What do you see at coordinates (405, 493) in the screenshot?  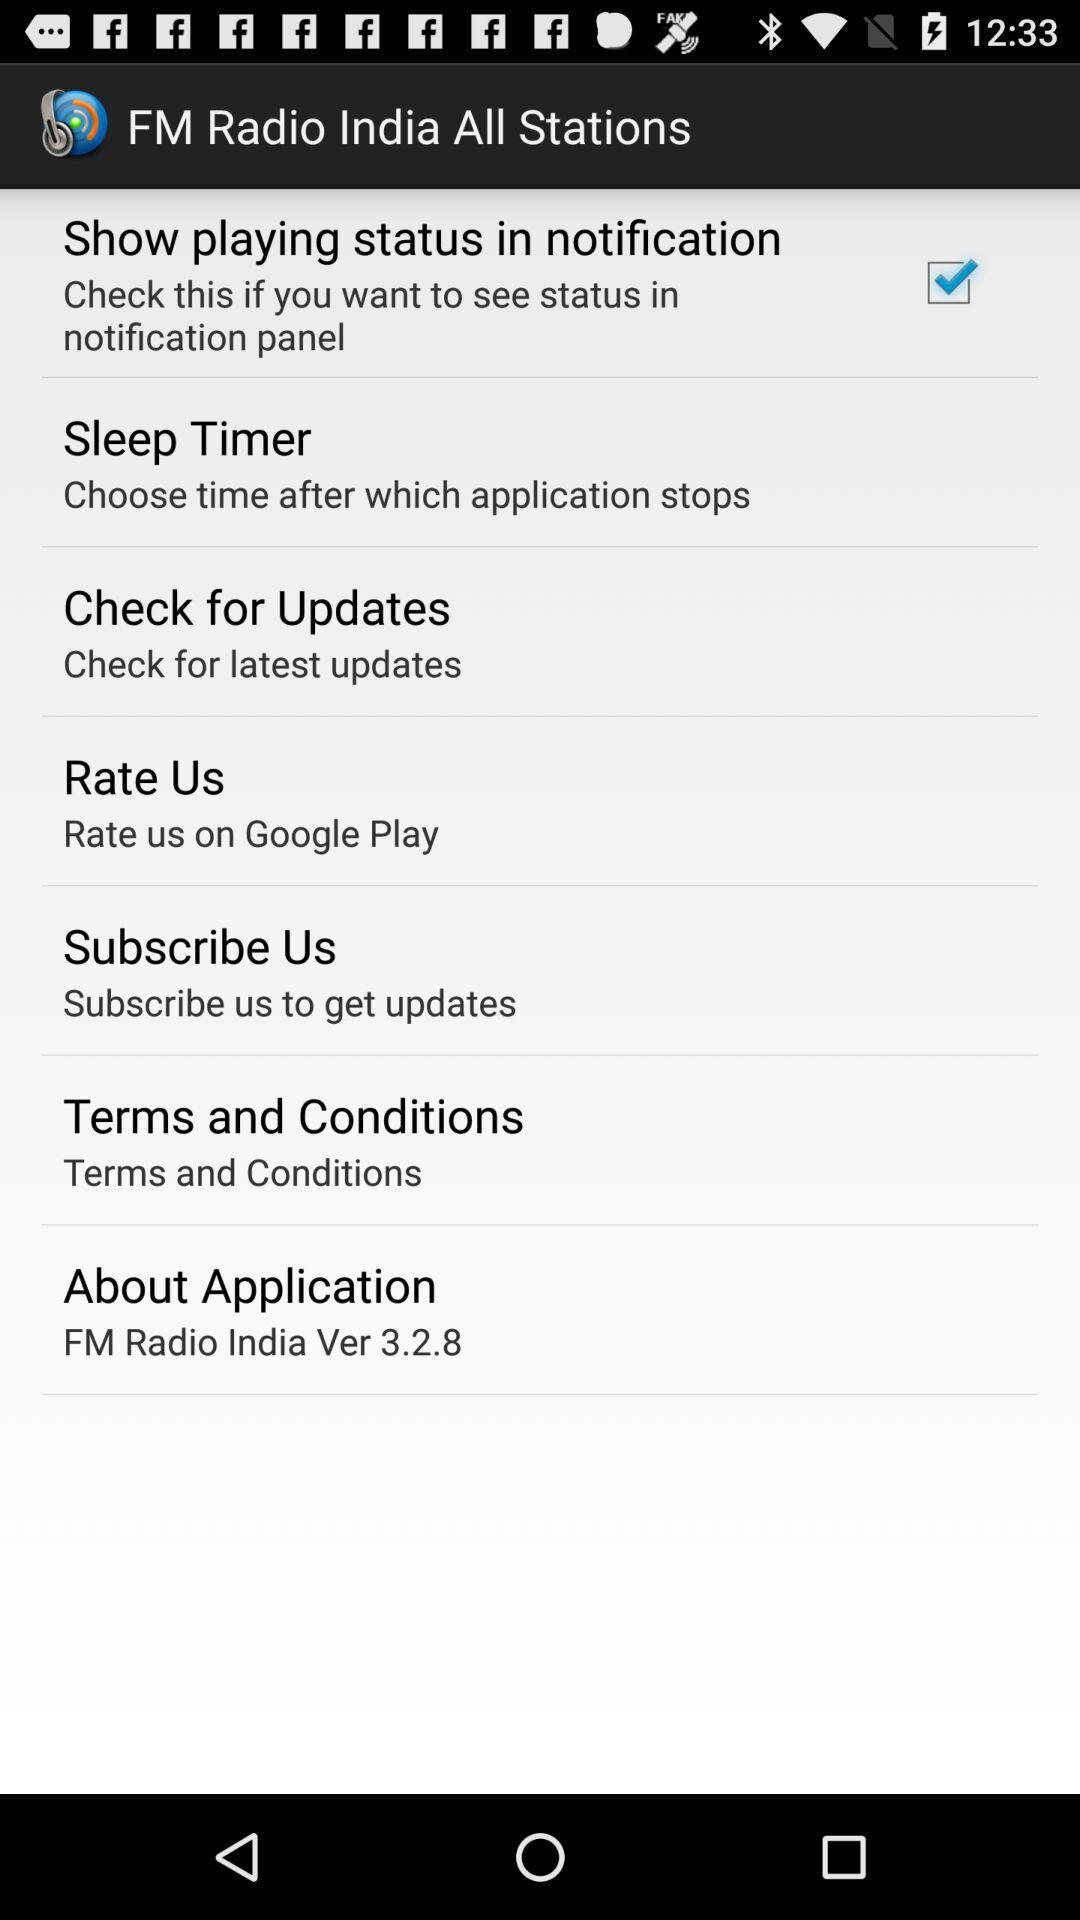 I see `choose time after icon` at bounding box center [405, 493].